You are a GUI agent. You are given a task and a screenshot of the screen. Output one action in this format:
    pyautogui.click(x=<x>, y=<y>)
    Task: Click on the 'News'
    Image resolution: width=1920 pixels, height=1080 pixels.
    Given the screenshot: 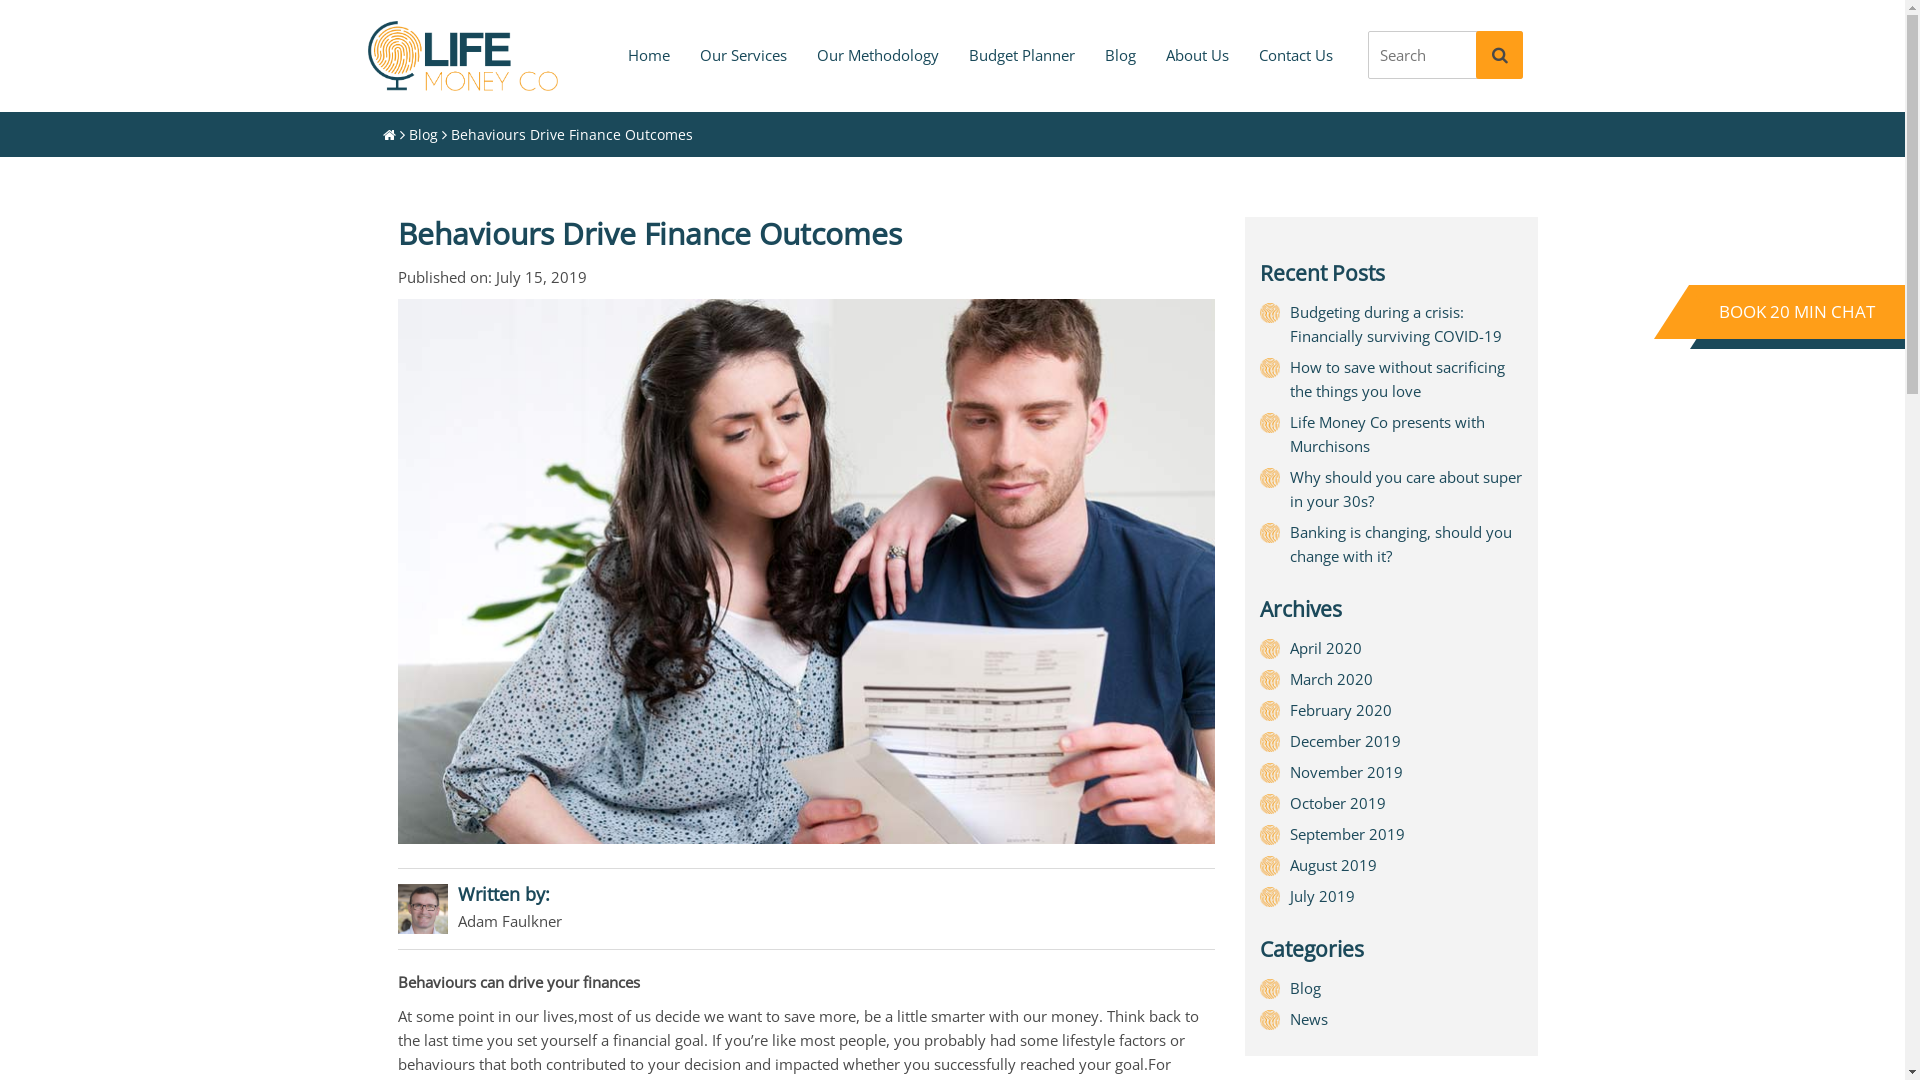 What is the action you would take?
    pyautogui.click(x=1309, y=1018)
    